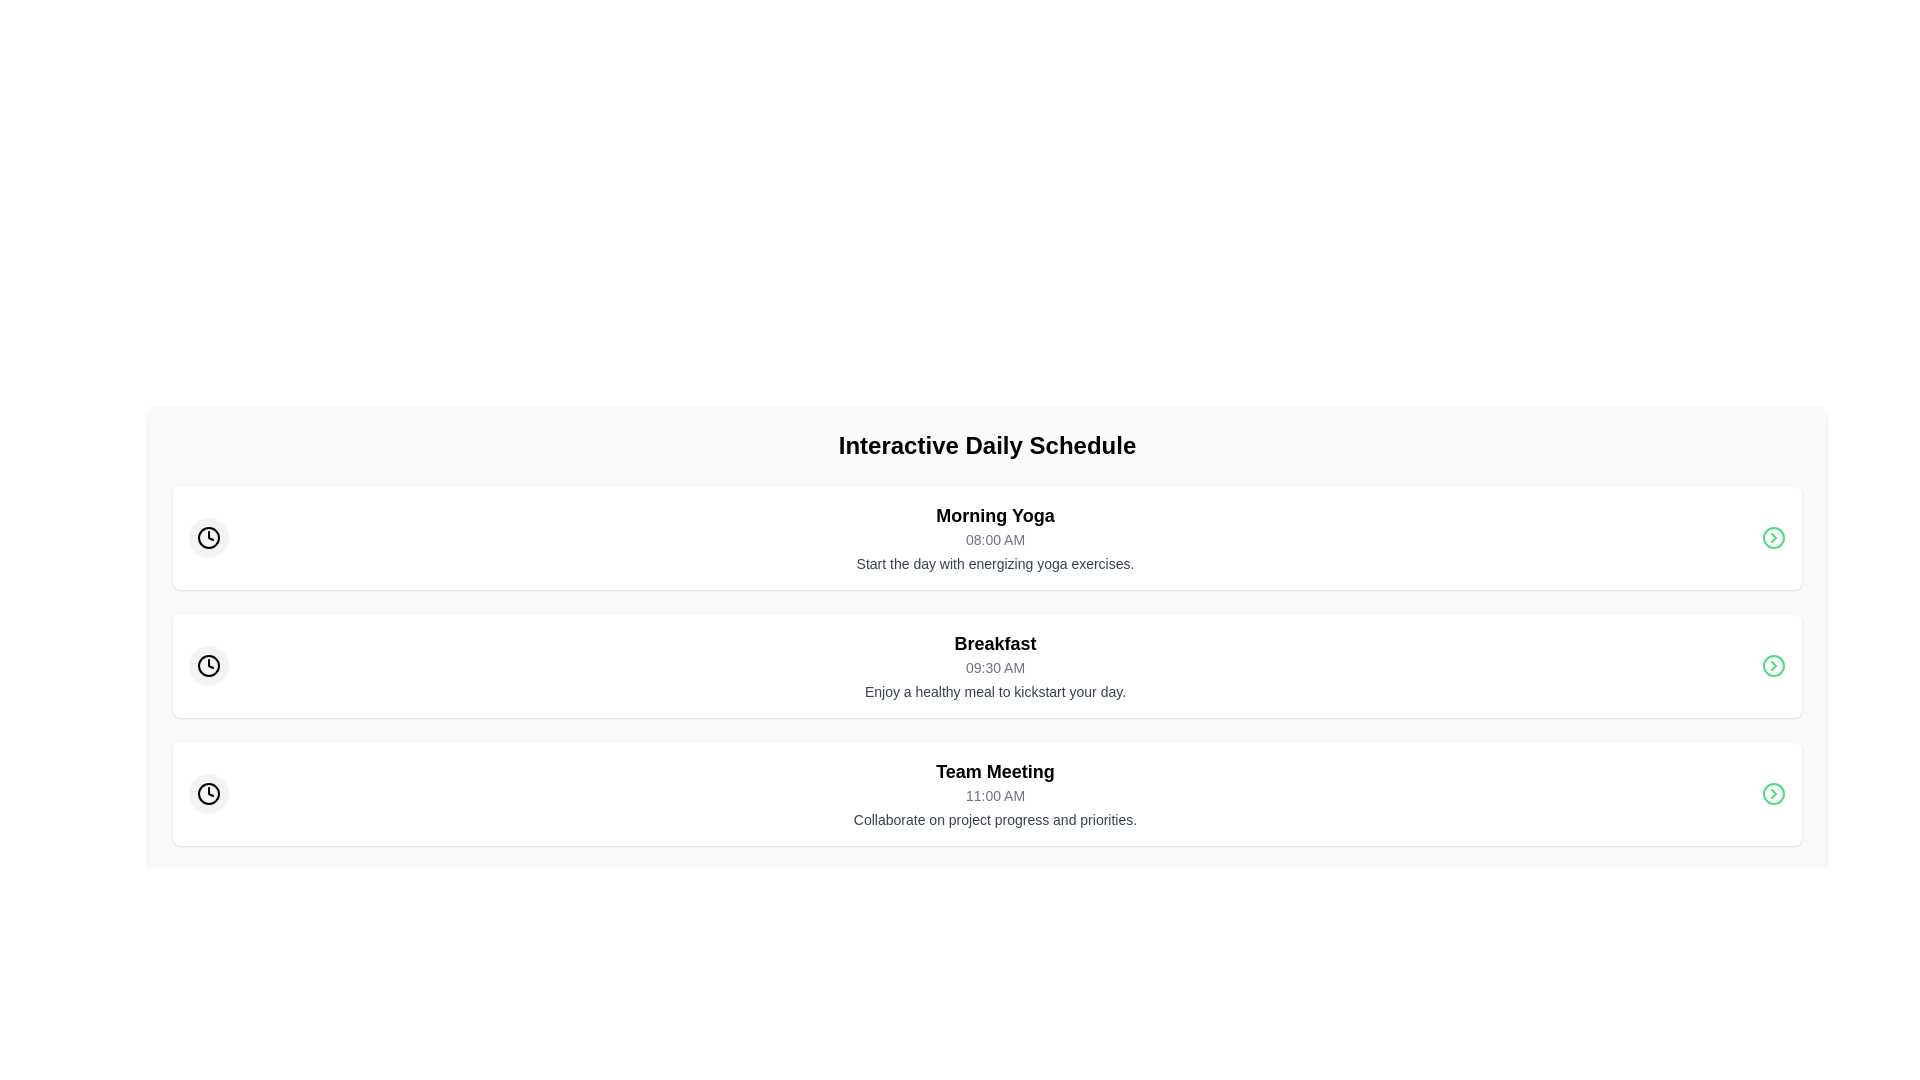 This screenshot has width=1920, height=1080. What do you see at coordinates (1774, 793) in the screenshot?
I see `the green circular SVG Circle Element that is part of the completion status icons for the 'Team Meeting' schedule row` at bounding box center [1774, 793].